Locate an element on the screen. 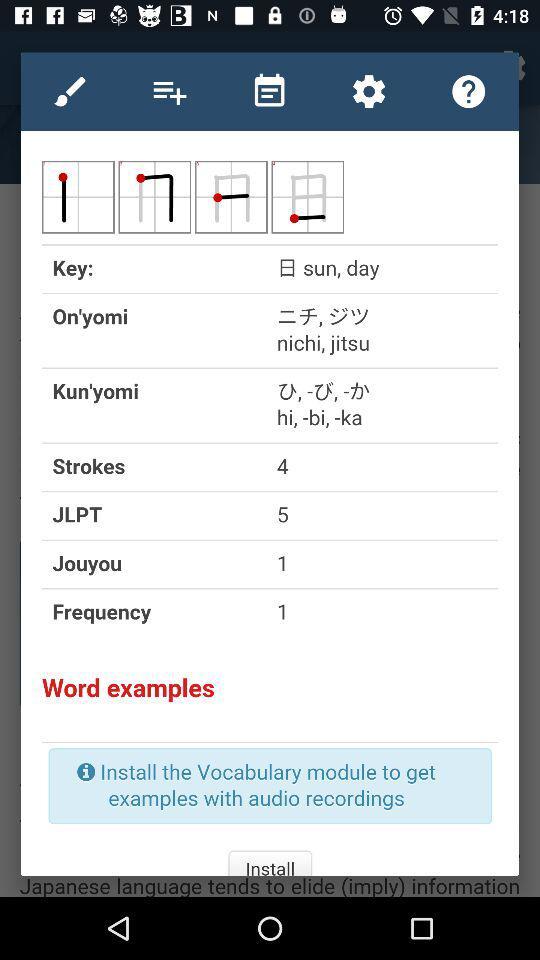 Image resolution: width=540 pixels, height=960 pixels. use paint tool is located at coordinates (69, 91).